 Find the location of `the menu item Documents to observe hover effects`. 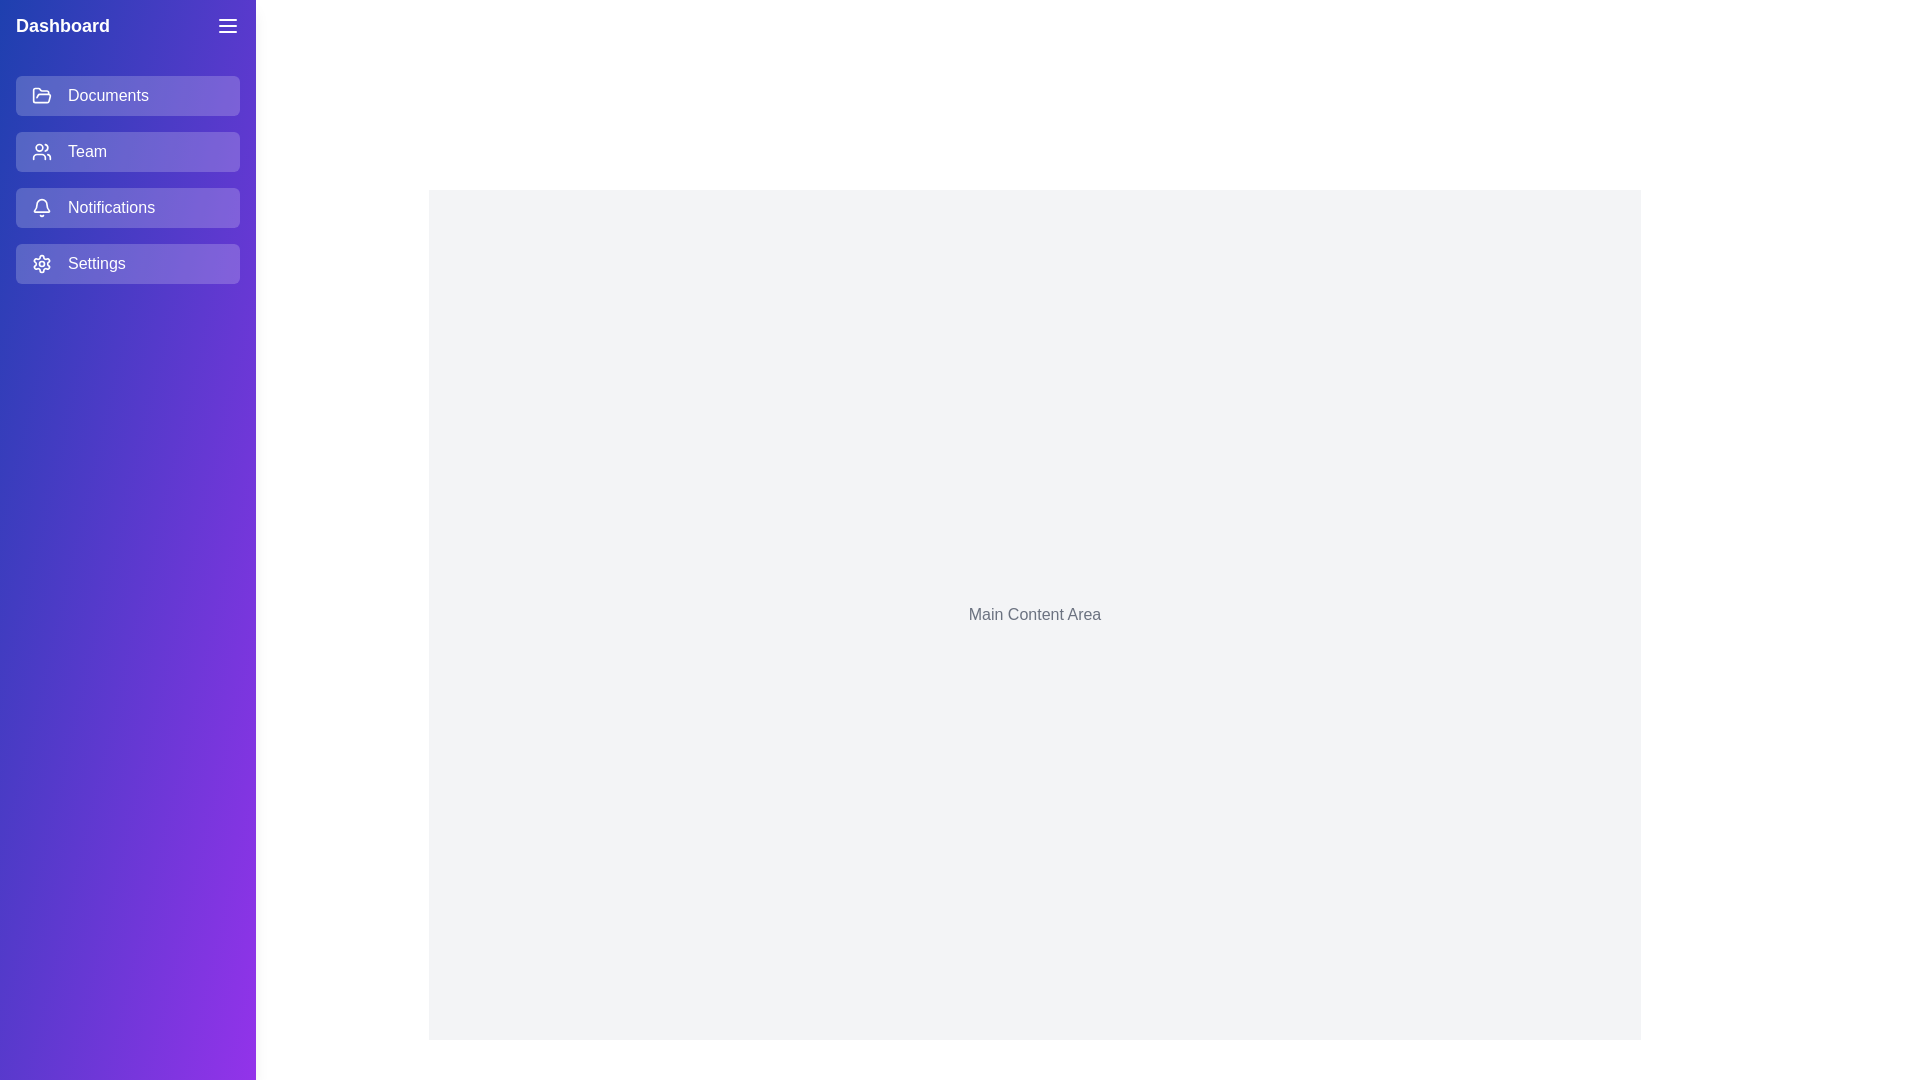

the menu item Documents to observe hover effects is located at coordinates (127, 96).